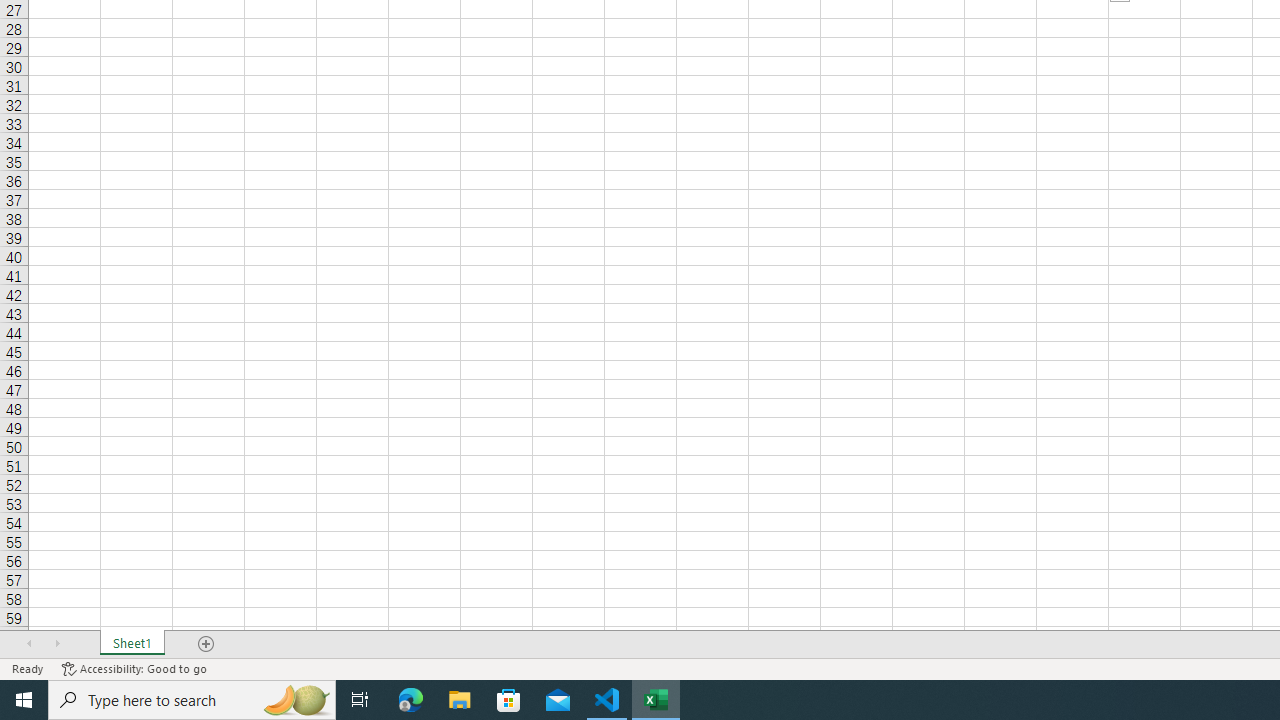 The height and width of the screenshot is (720, 1280). Describe the element at coordinates (207, 644) in the screenshot. I see `'Add Sheet'` at that location.